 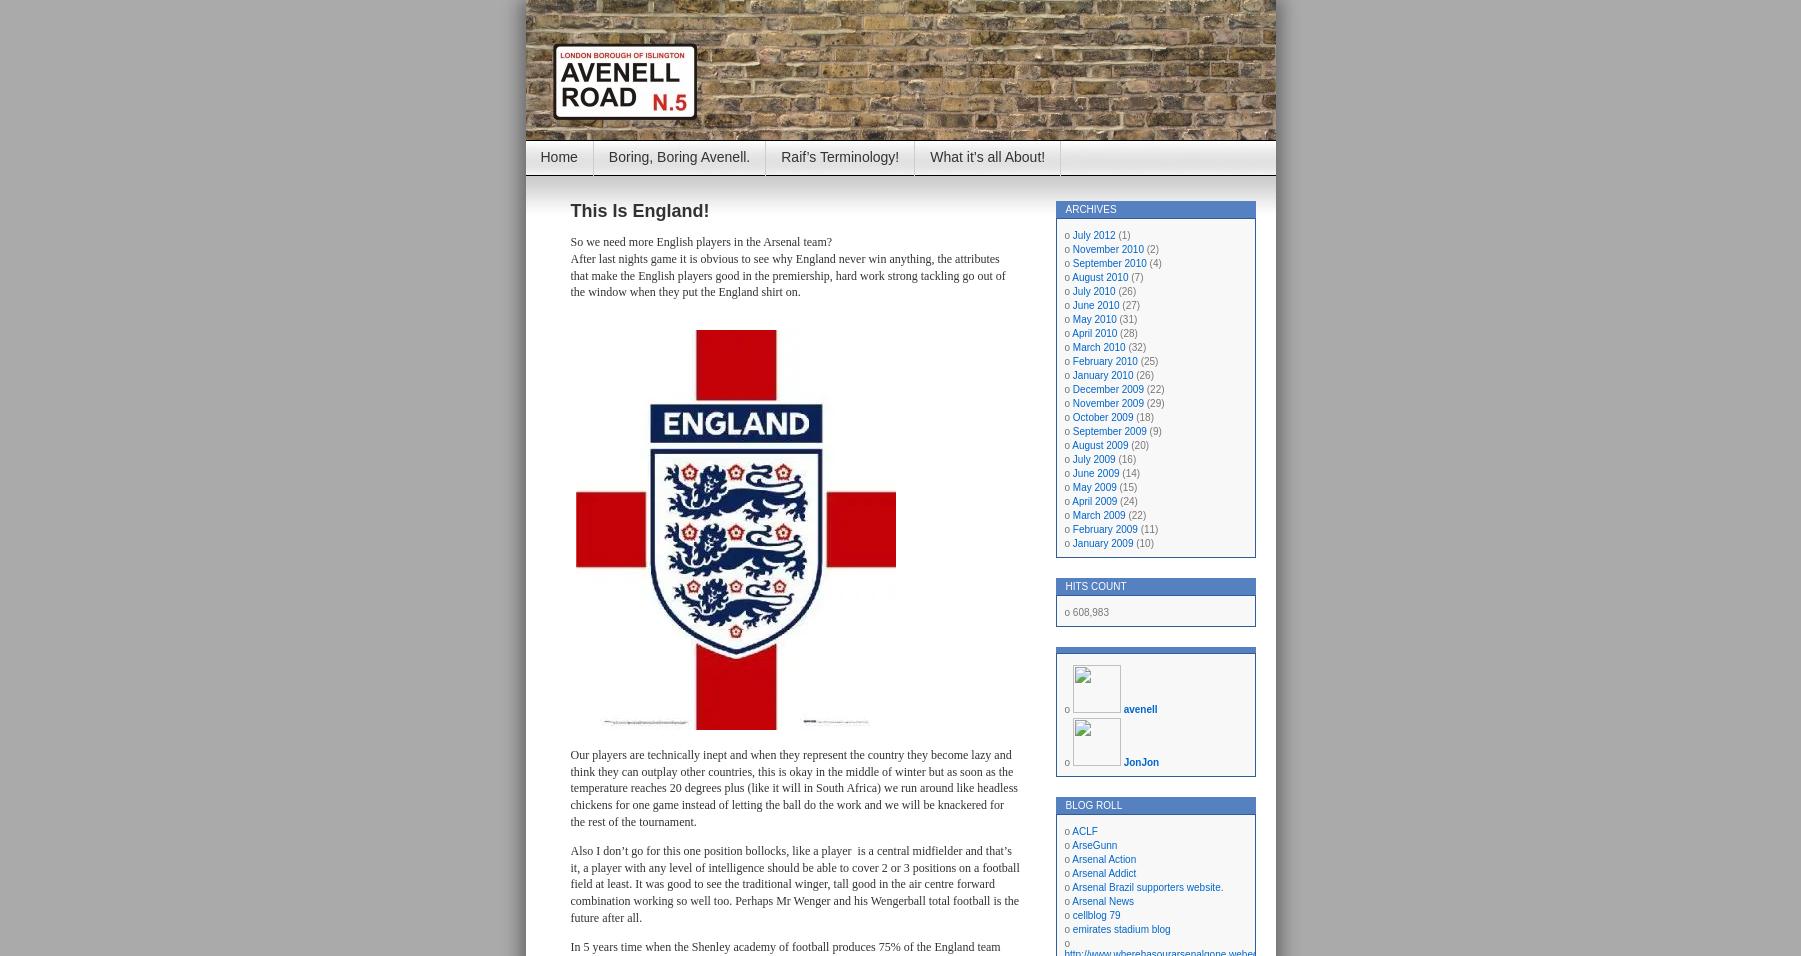 I want to click on 'June 2009', so click(x=1094, y=473).